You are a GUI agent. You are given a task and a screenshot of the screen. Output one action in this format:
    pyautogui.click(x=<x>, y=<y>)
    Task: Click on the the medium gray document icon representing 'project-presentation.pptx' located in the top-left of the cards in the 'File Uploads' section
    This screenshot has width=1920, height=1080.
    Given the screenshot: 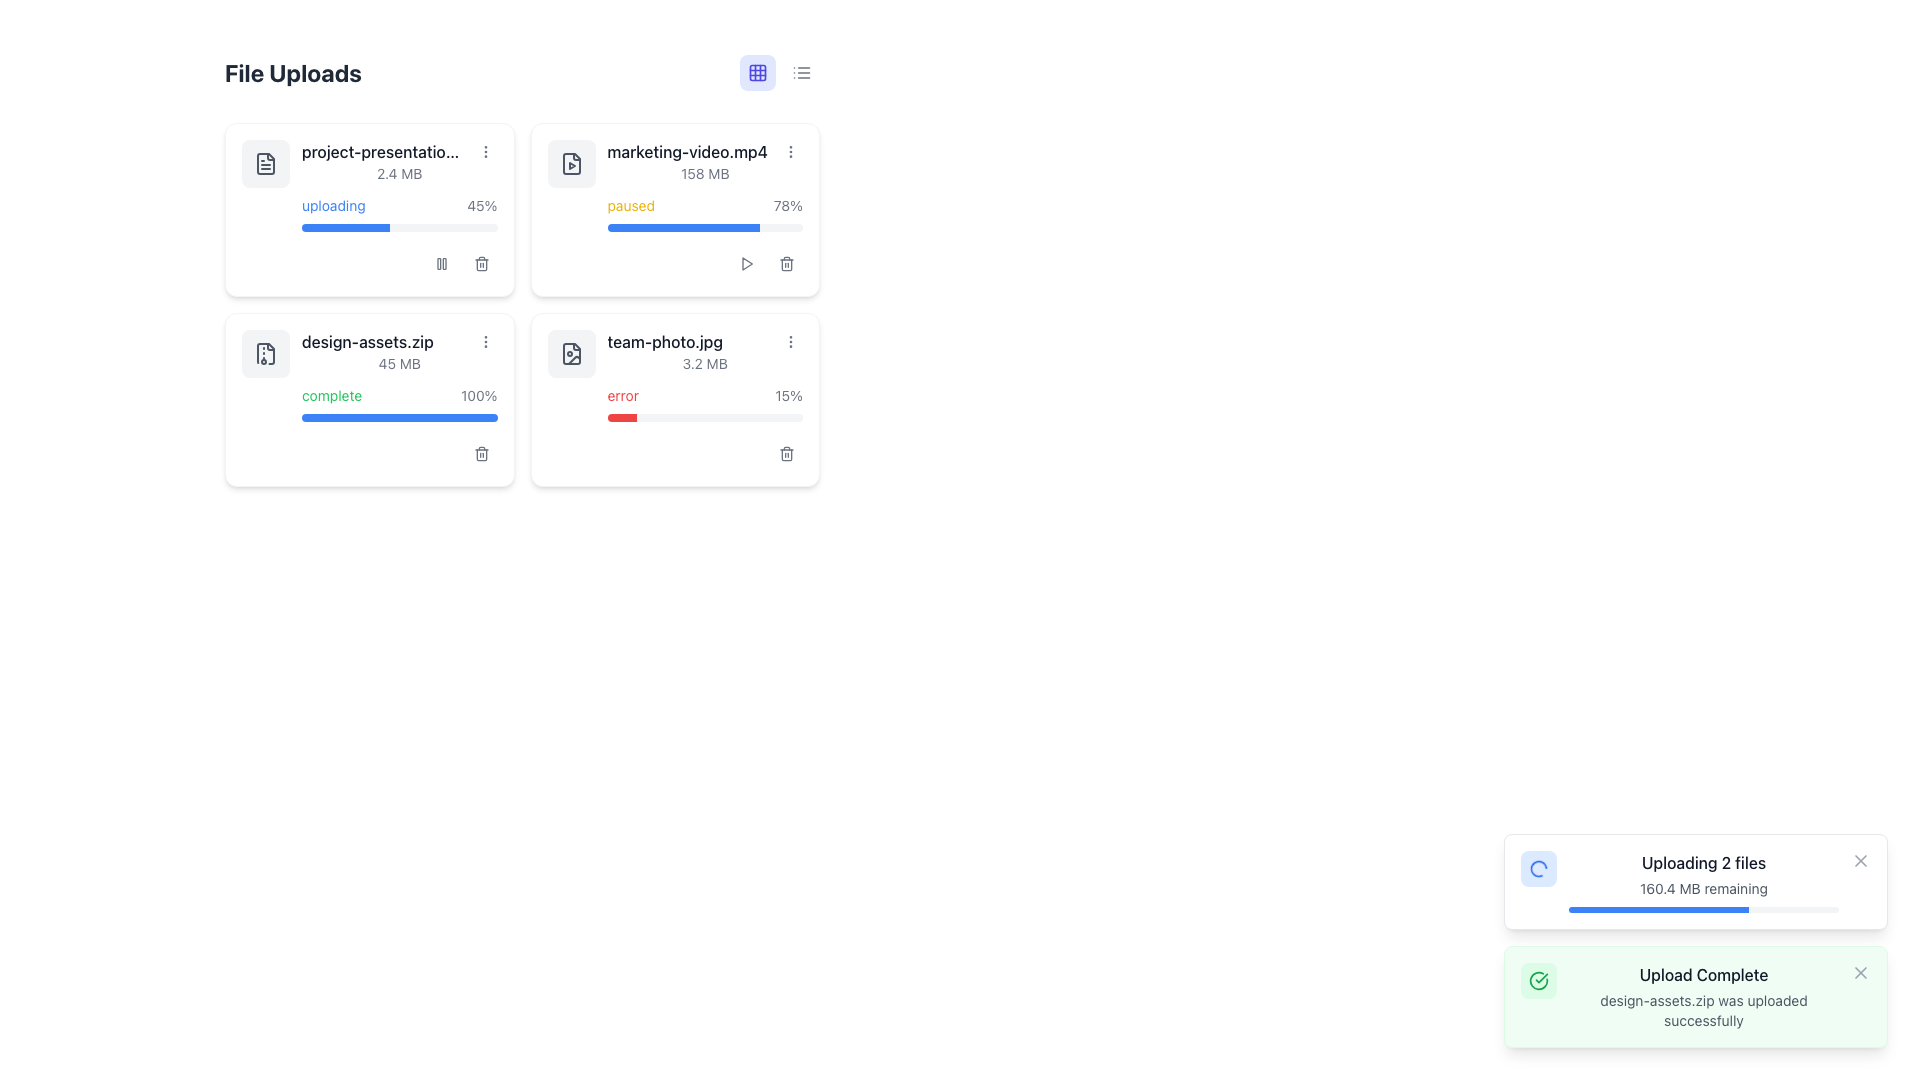 What is the action you would take?
    pyautogui.click(x=264, y=163)
    